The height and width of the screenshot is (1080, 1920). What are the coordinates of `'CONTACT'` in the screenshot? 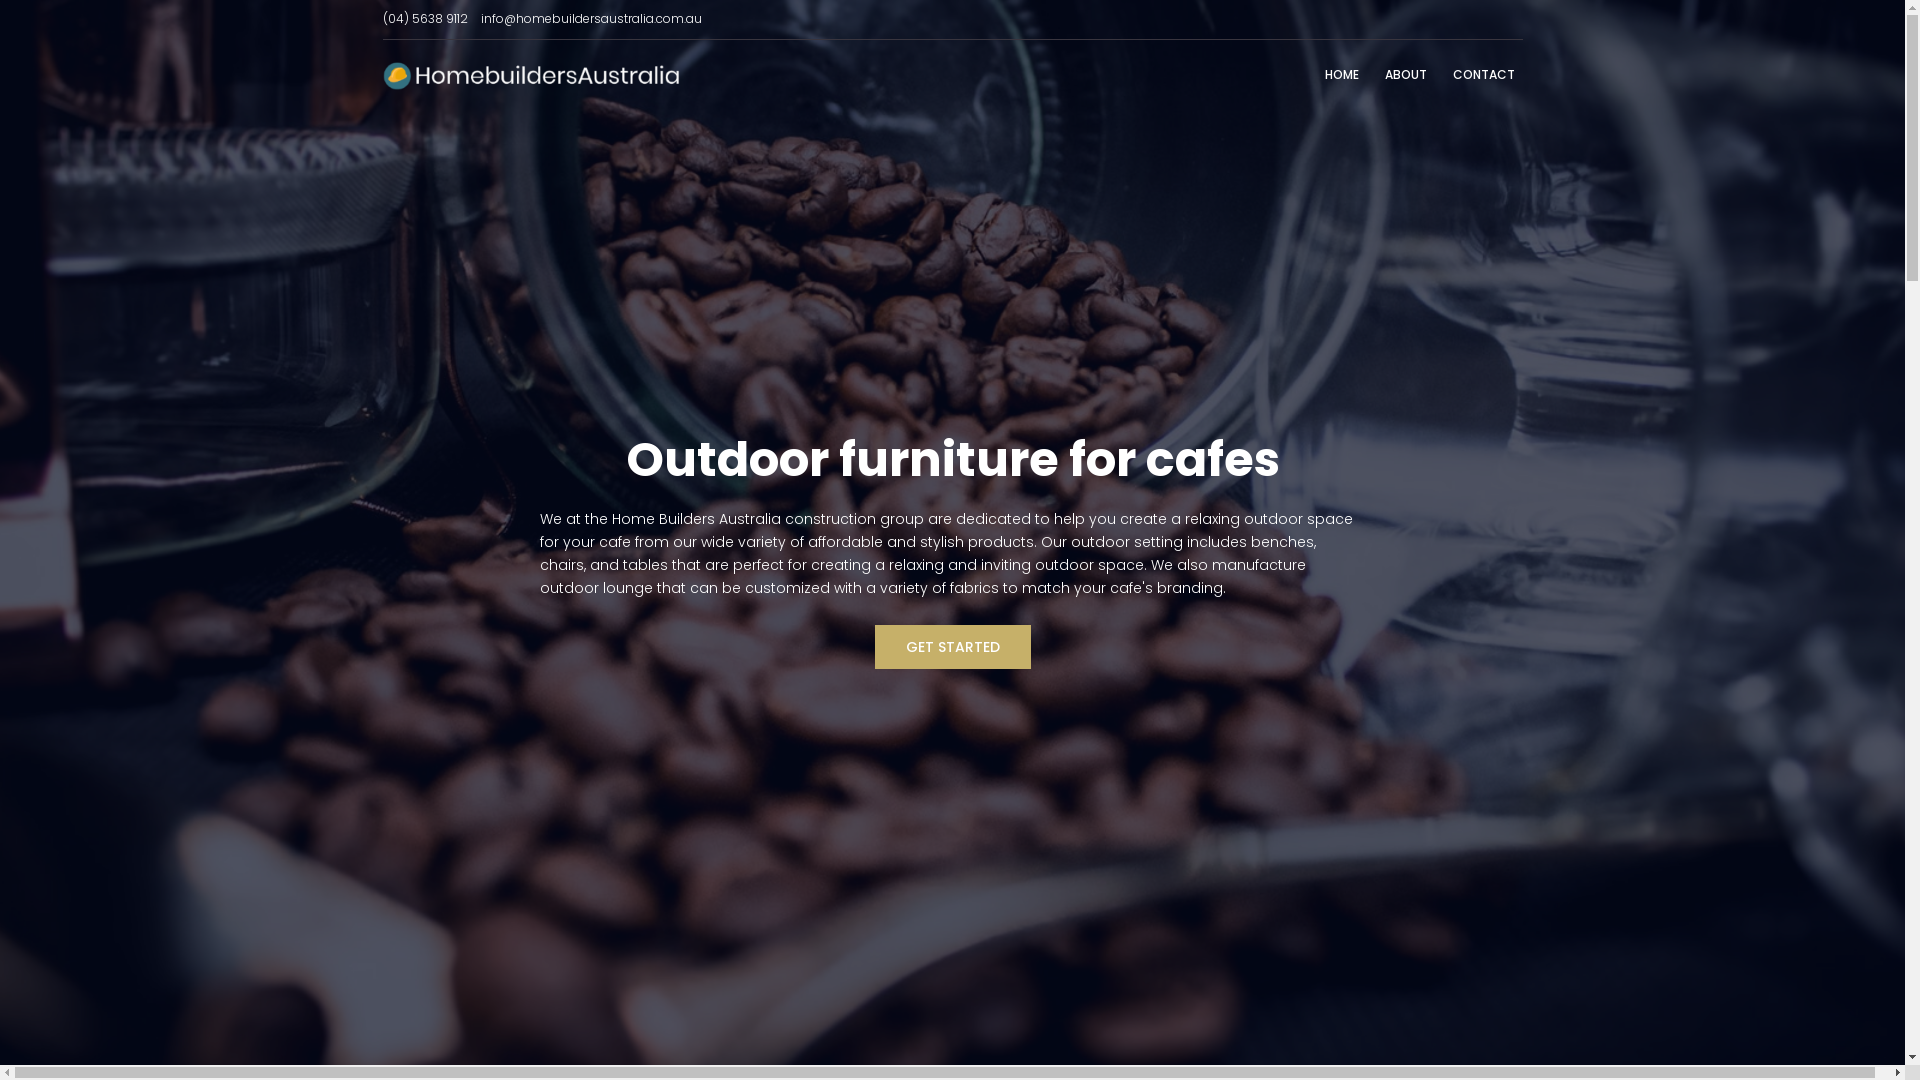 It's located at (1483, 74).